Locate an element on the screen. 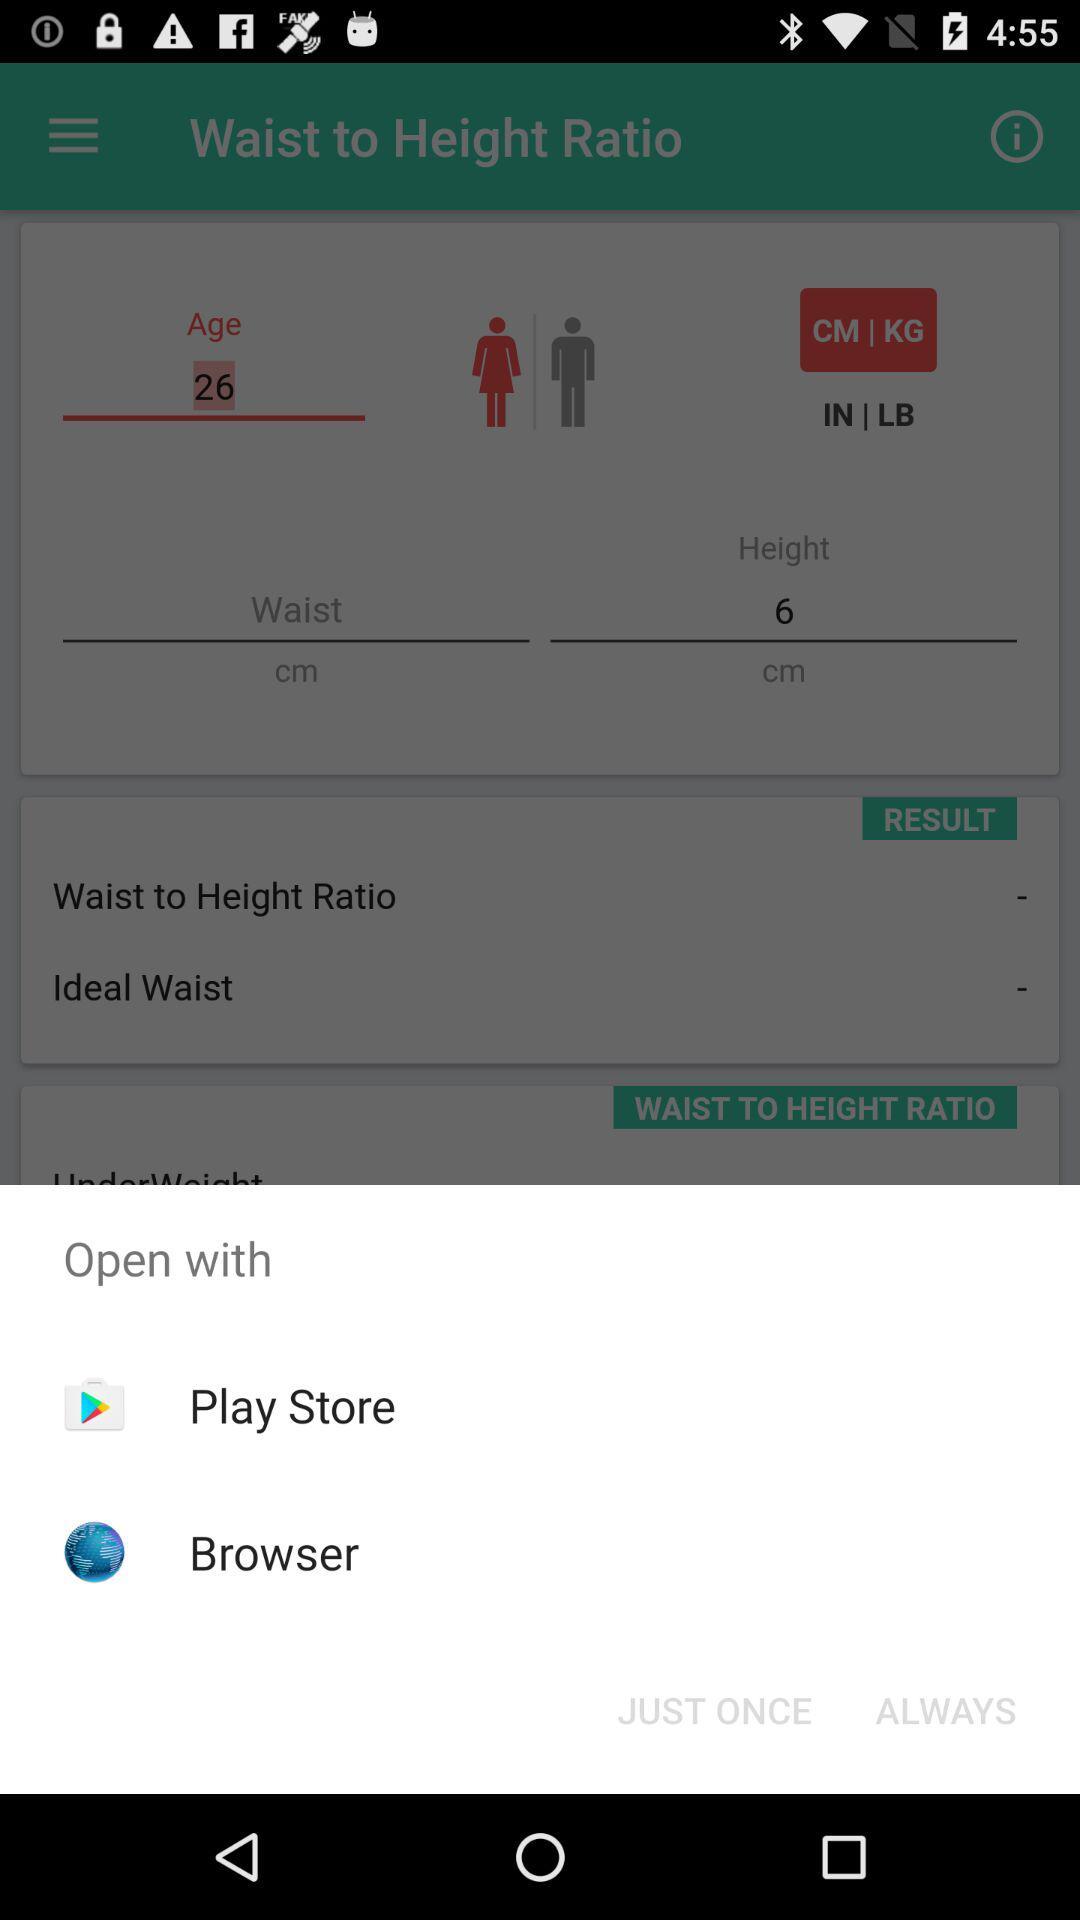 This screenshot has height=1920, width=1080. button at the bottom is located at coordinates (713, 1708).